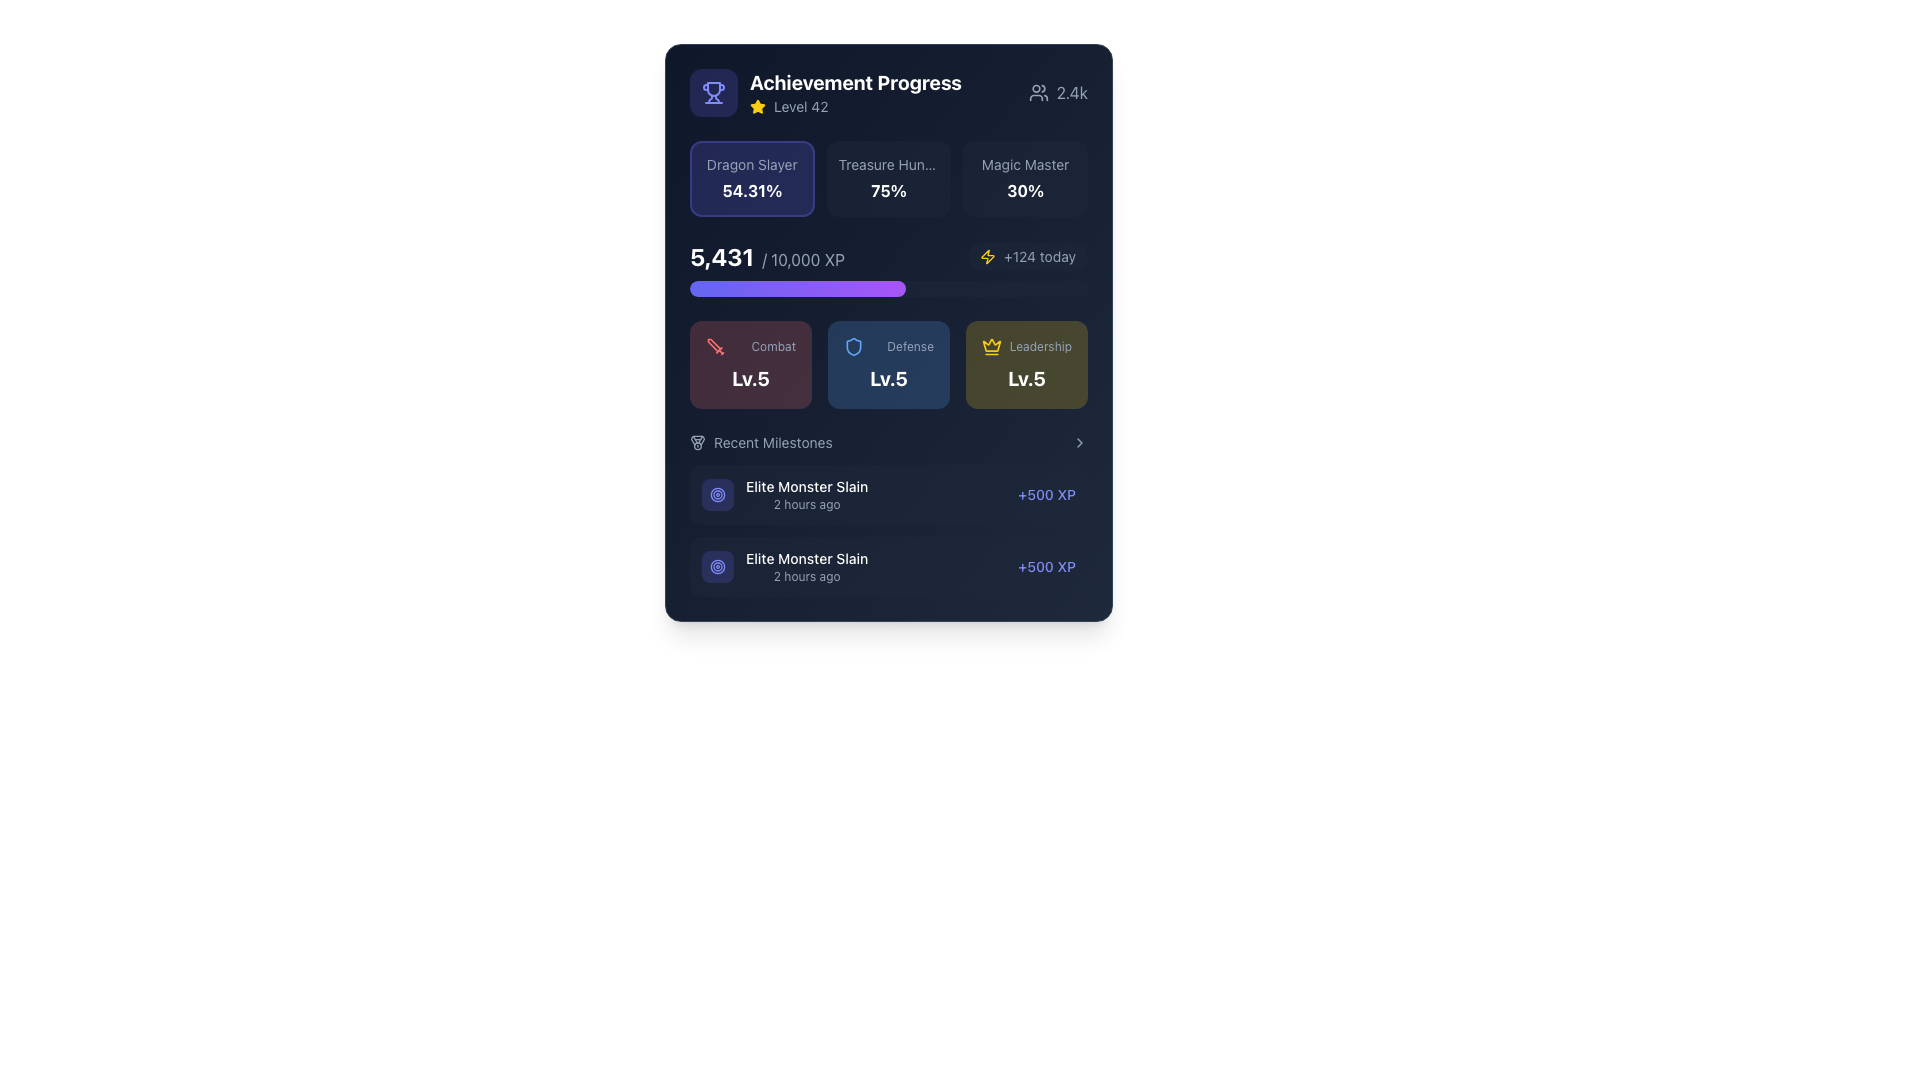 Image resolution: width=1920 pixels, height=1080 pixels. I want to click on the forward-navigation icon located at the far right of the 'Recent Milestones' section for visual feedback, so click(1079, 442).